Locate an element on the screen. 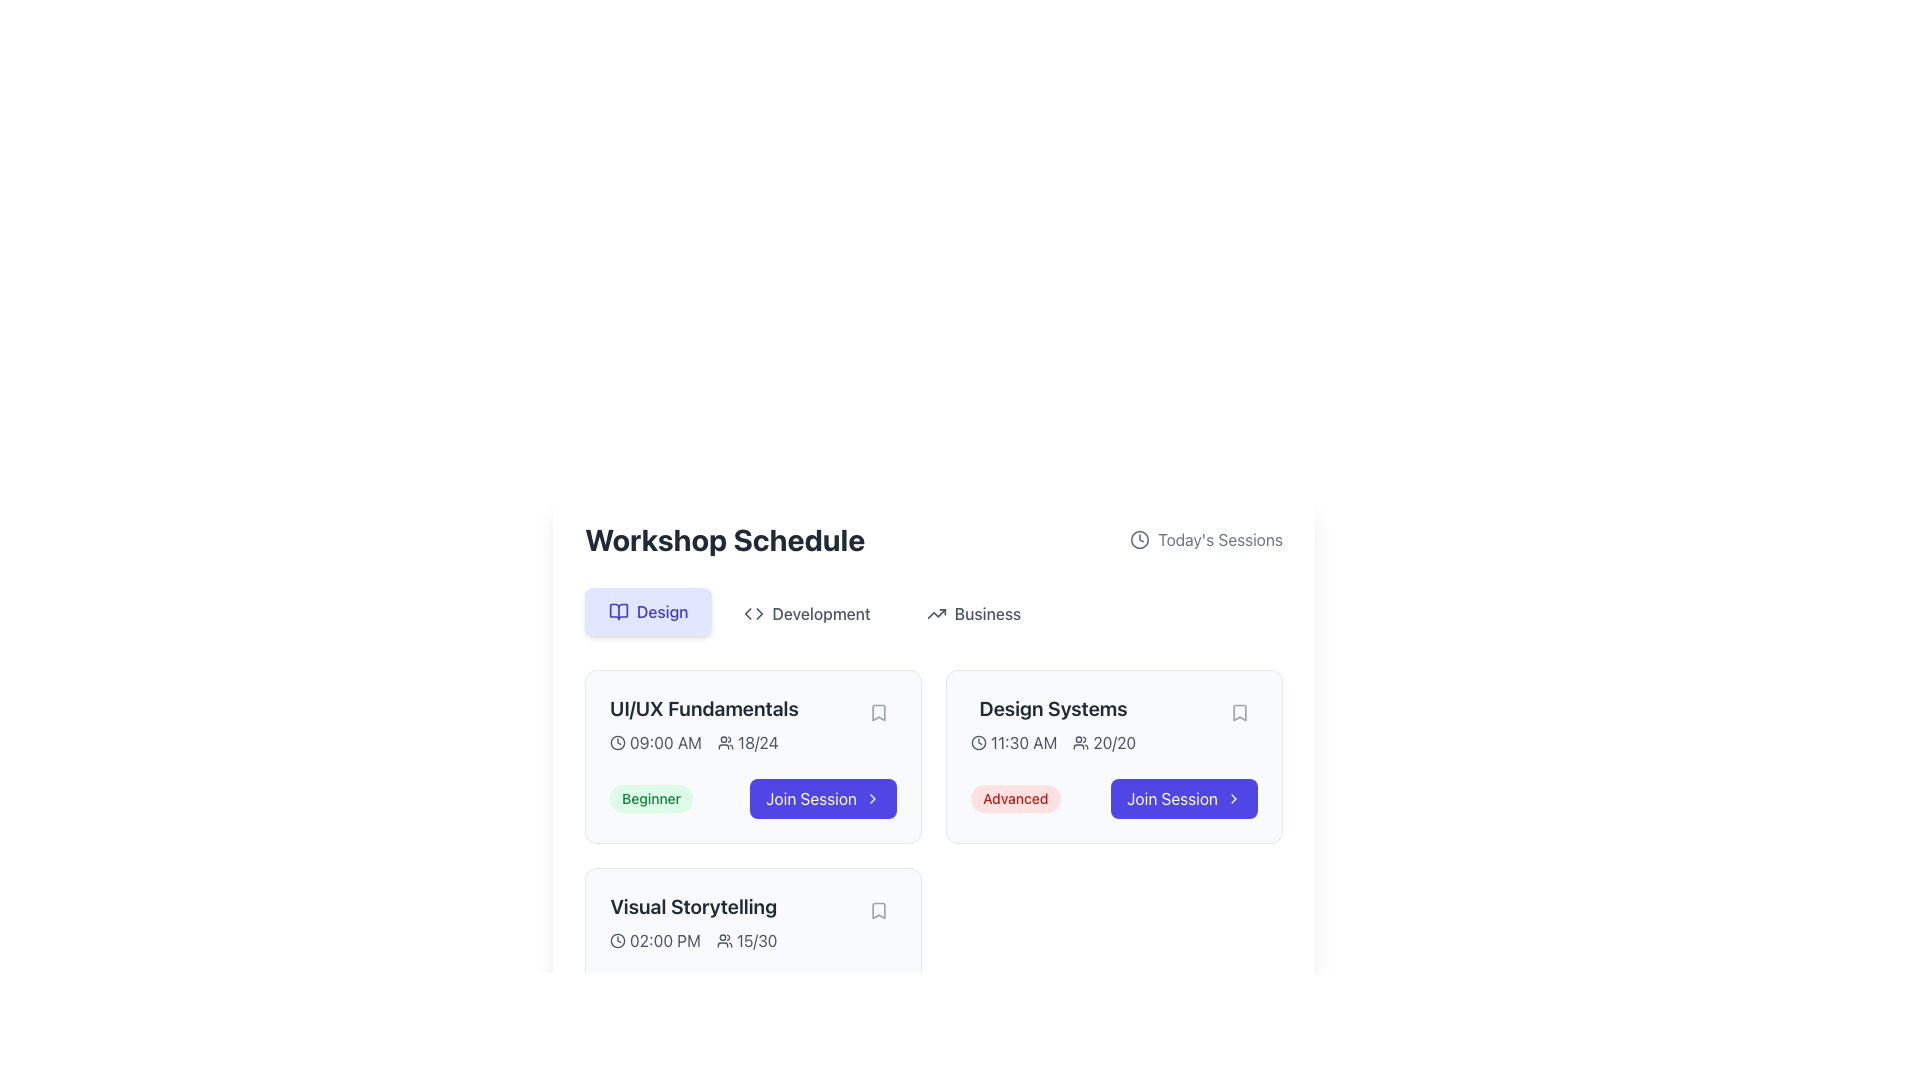  the time display showing '02:00 PM' with the clock icon is located at coordinates (655, 941).